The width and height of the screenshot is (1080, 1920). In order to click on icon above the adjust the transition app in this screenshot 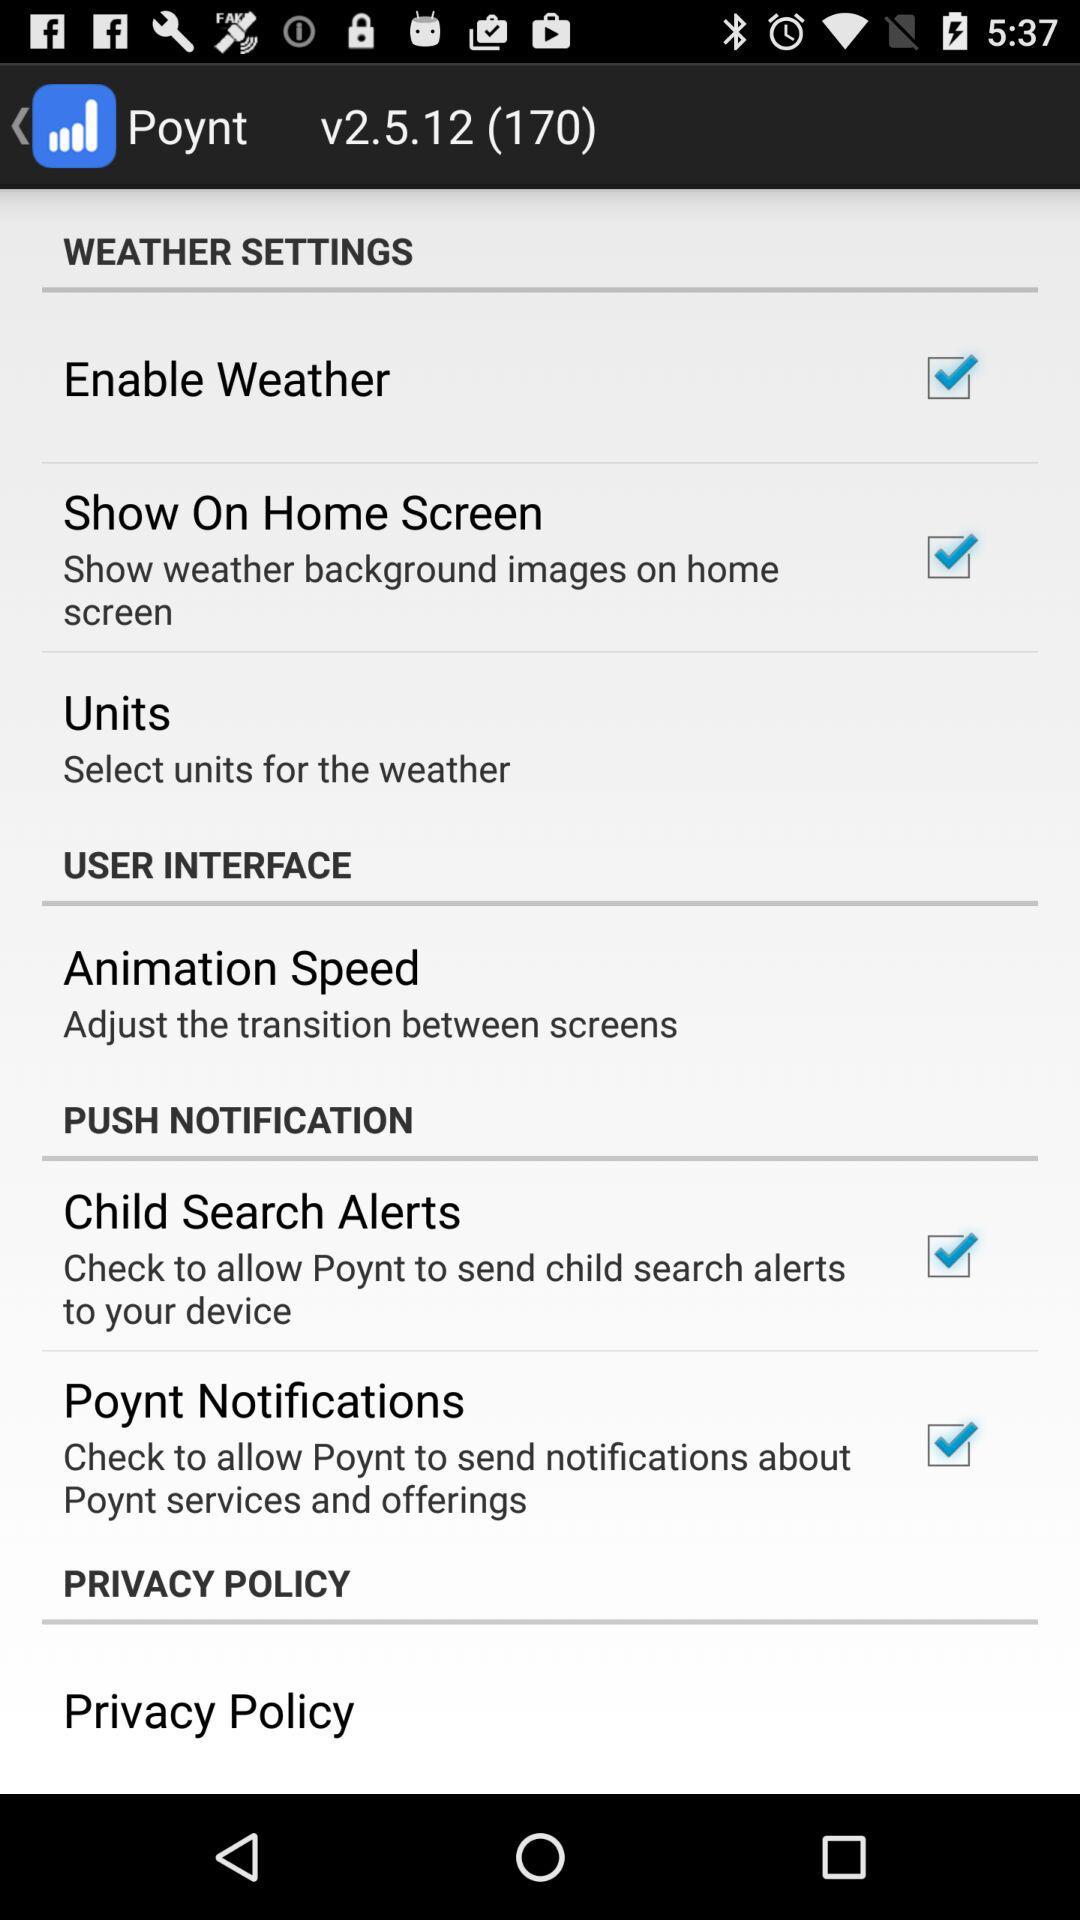, I will do `click(240, 966)`.